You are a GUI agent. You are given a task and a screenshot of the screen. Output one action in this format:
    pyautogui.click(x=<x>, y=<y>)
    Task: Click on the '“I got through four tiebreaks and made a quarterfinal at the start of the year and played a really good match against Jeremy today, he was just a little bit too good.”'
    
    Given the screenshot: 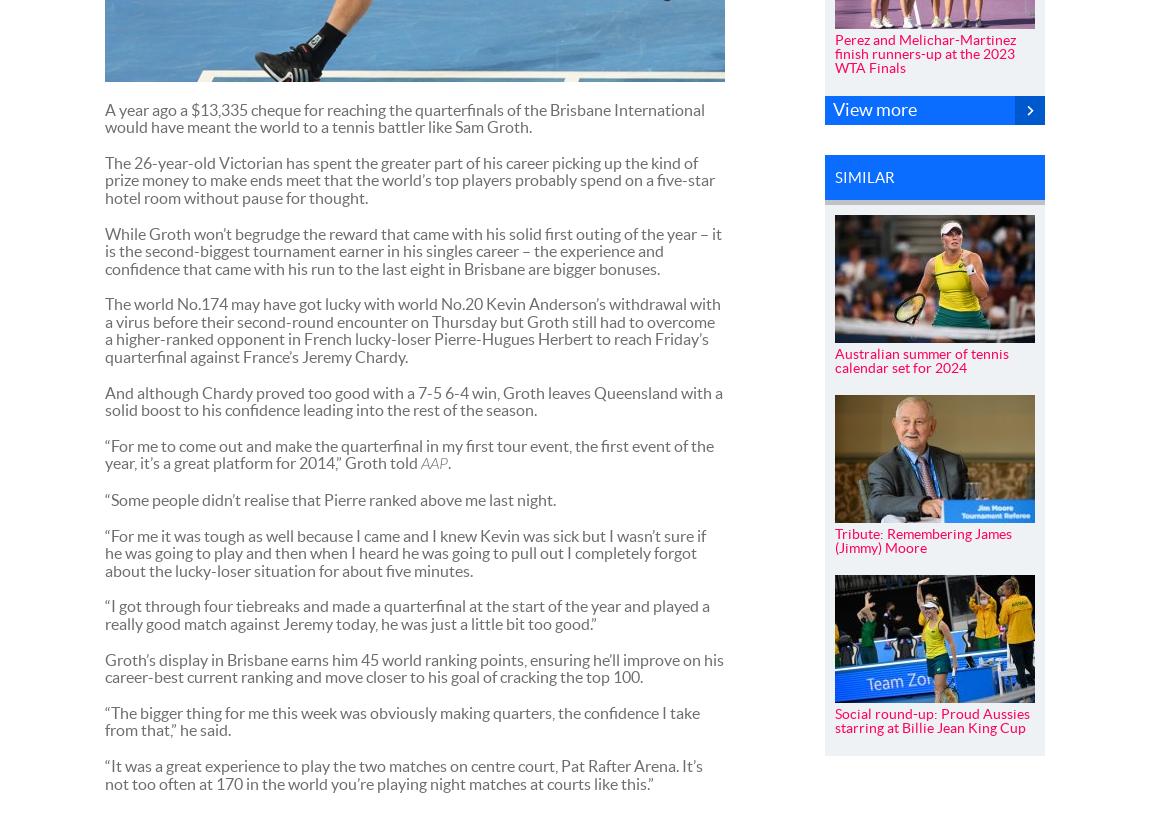 What is the action you would take?
    pyautogui.click(x=407, y=613)
    